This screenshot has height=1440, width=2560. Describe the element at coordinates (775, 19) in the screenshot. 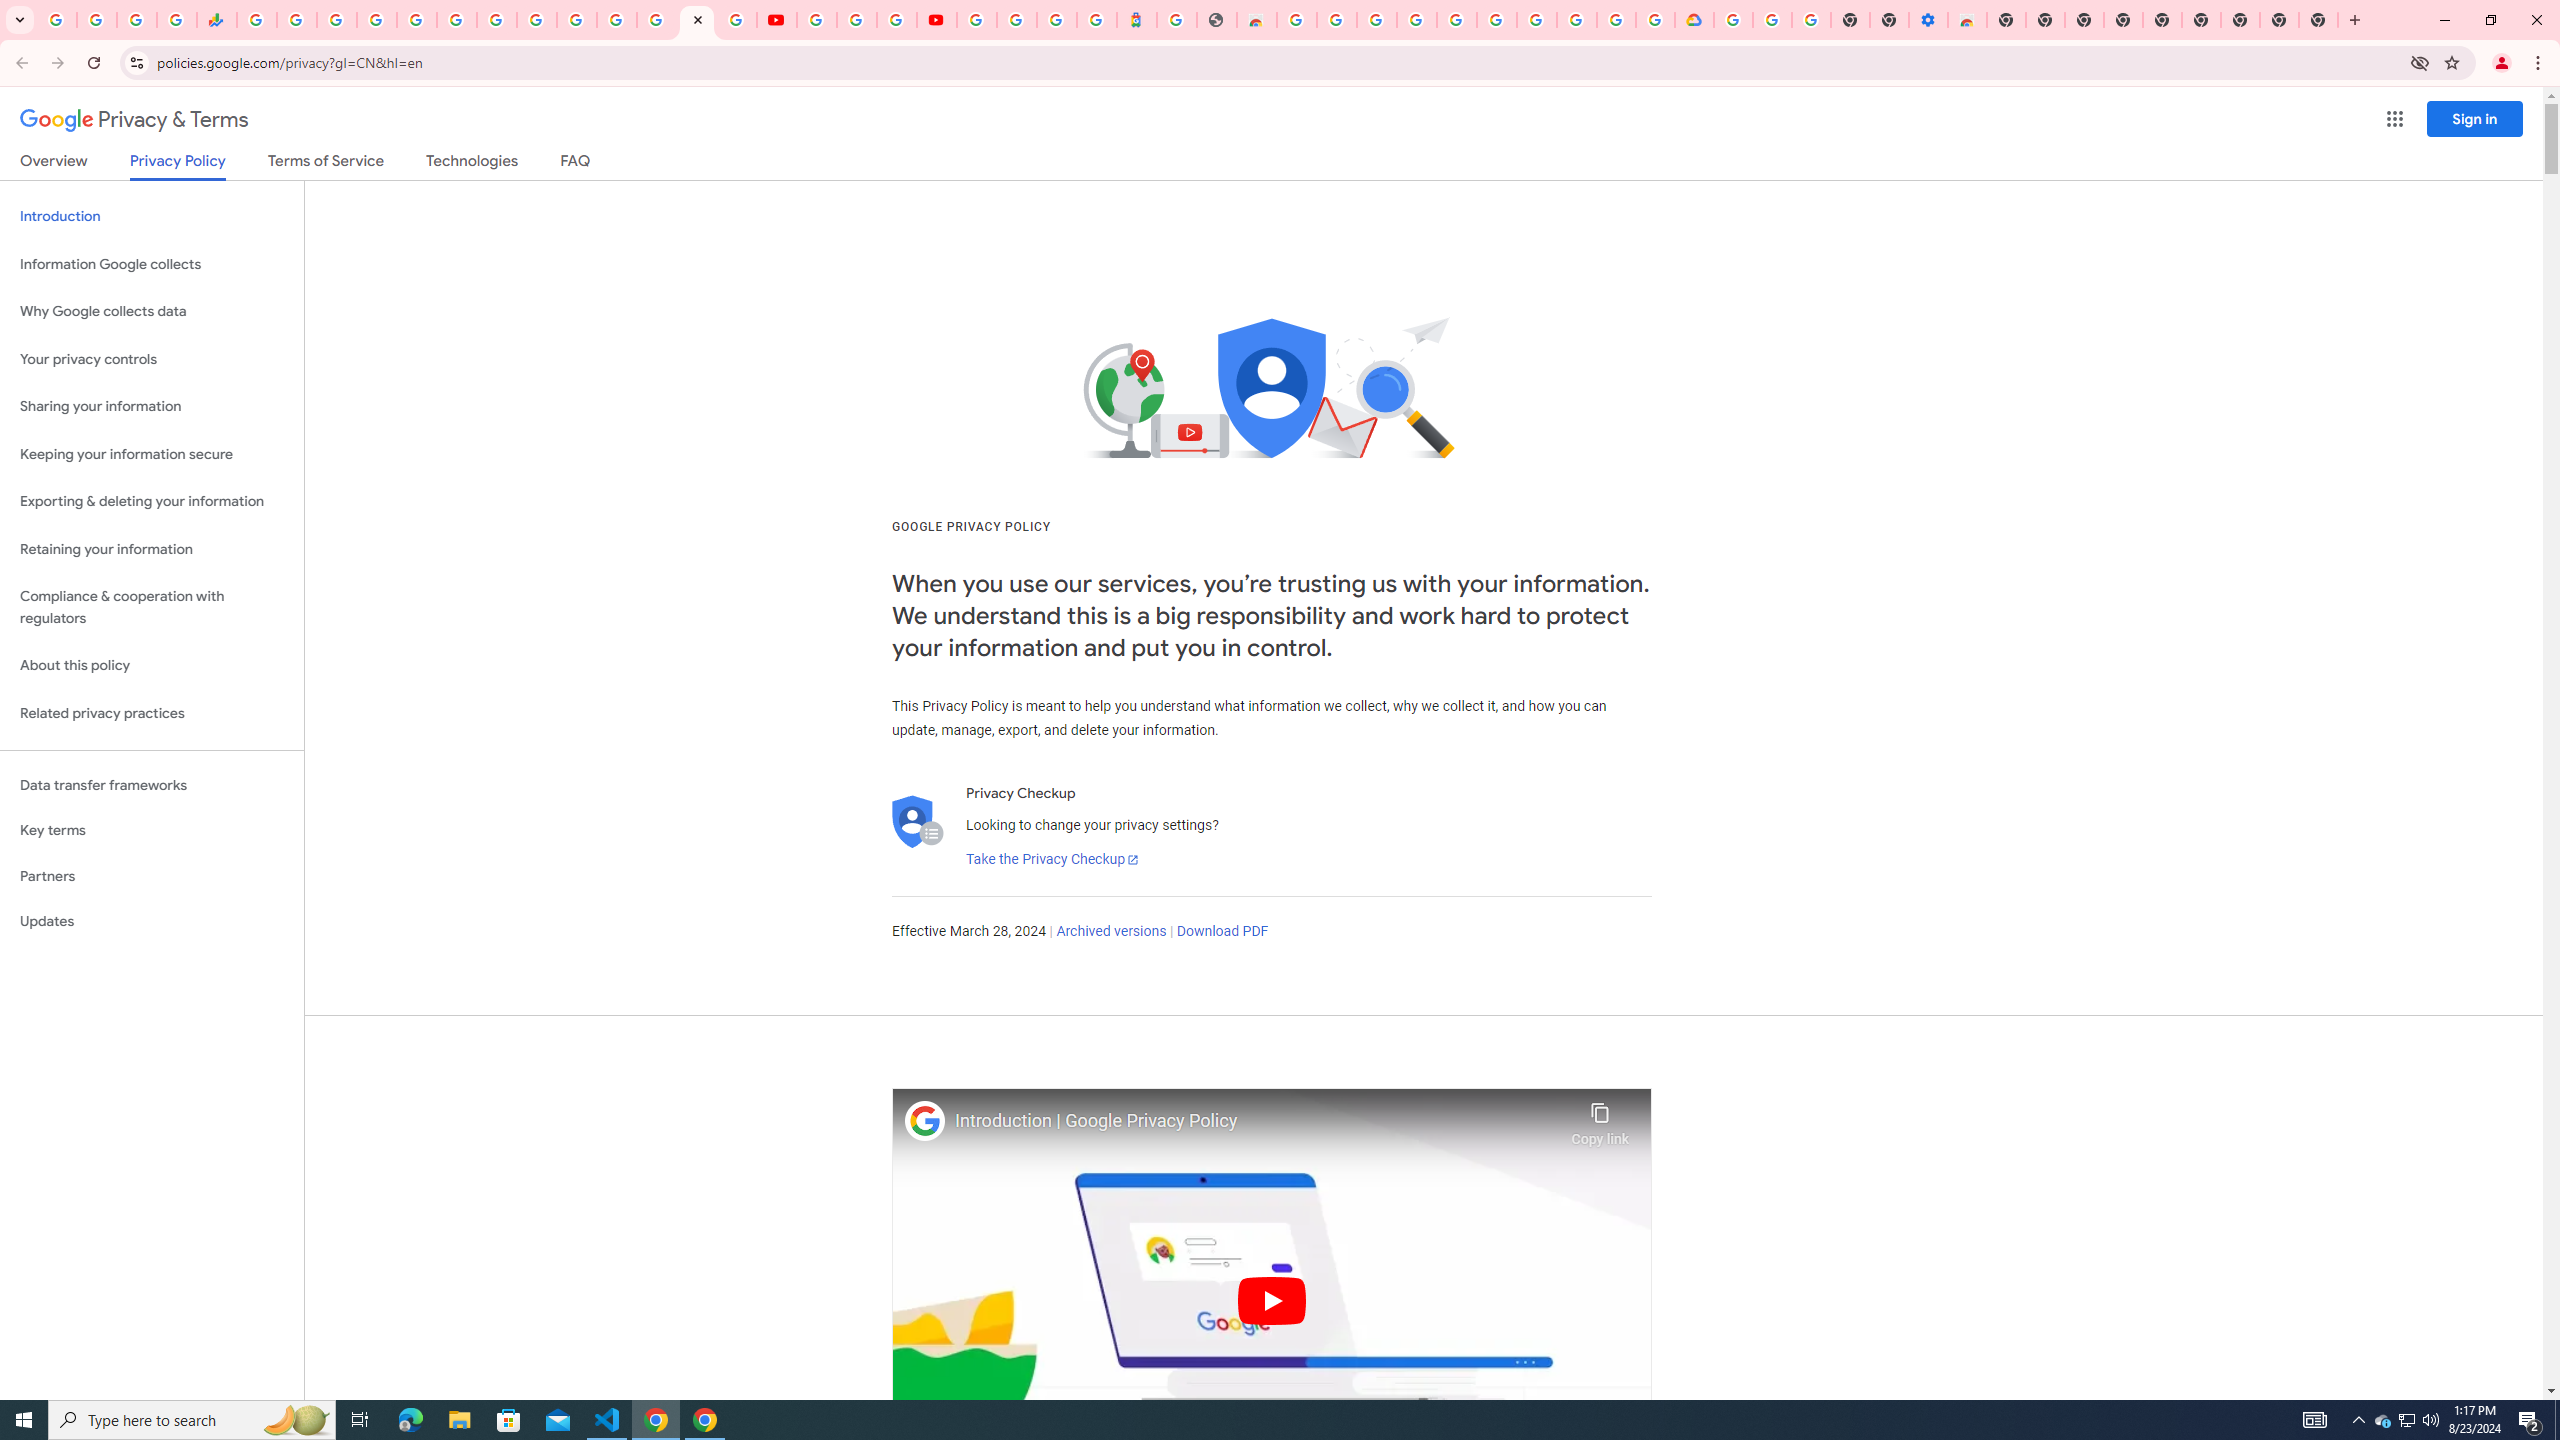

I see `'YouTube'` at that location.